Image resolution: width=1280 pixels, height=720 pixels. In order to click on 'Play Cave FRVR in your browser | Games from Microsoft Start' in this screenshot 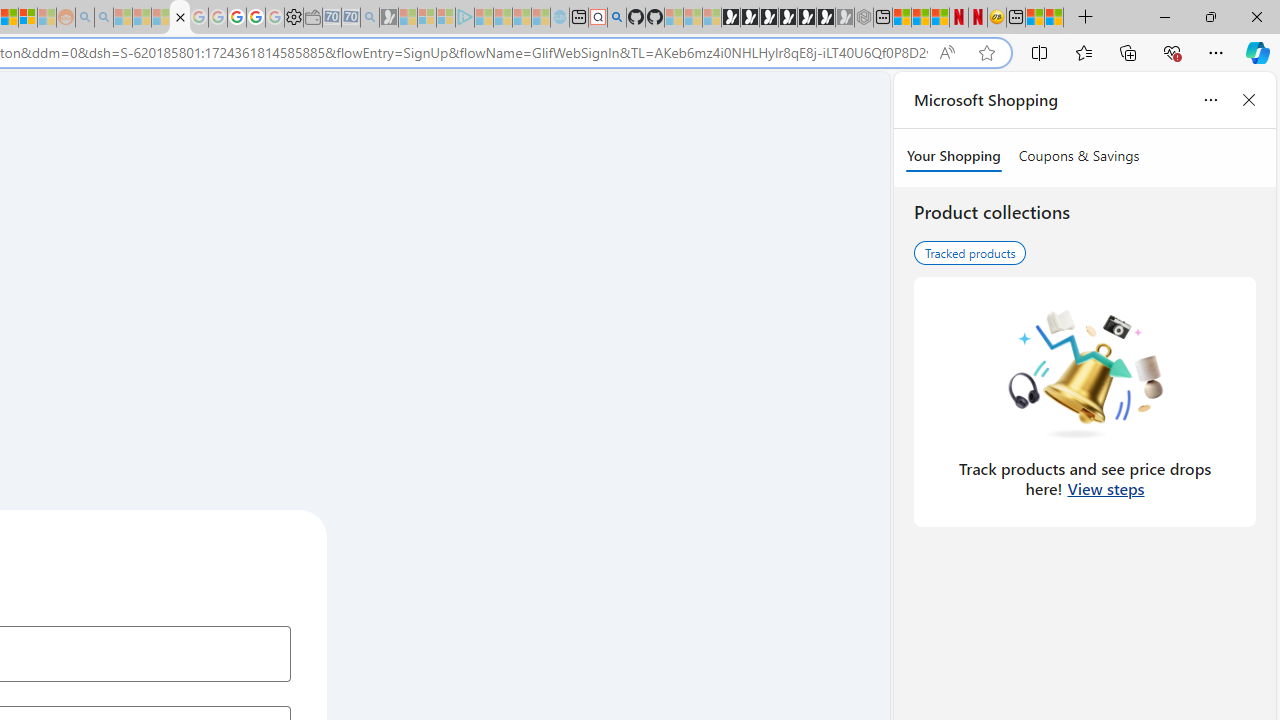, I will do `click(768, 17)`.